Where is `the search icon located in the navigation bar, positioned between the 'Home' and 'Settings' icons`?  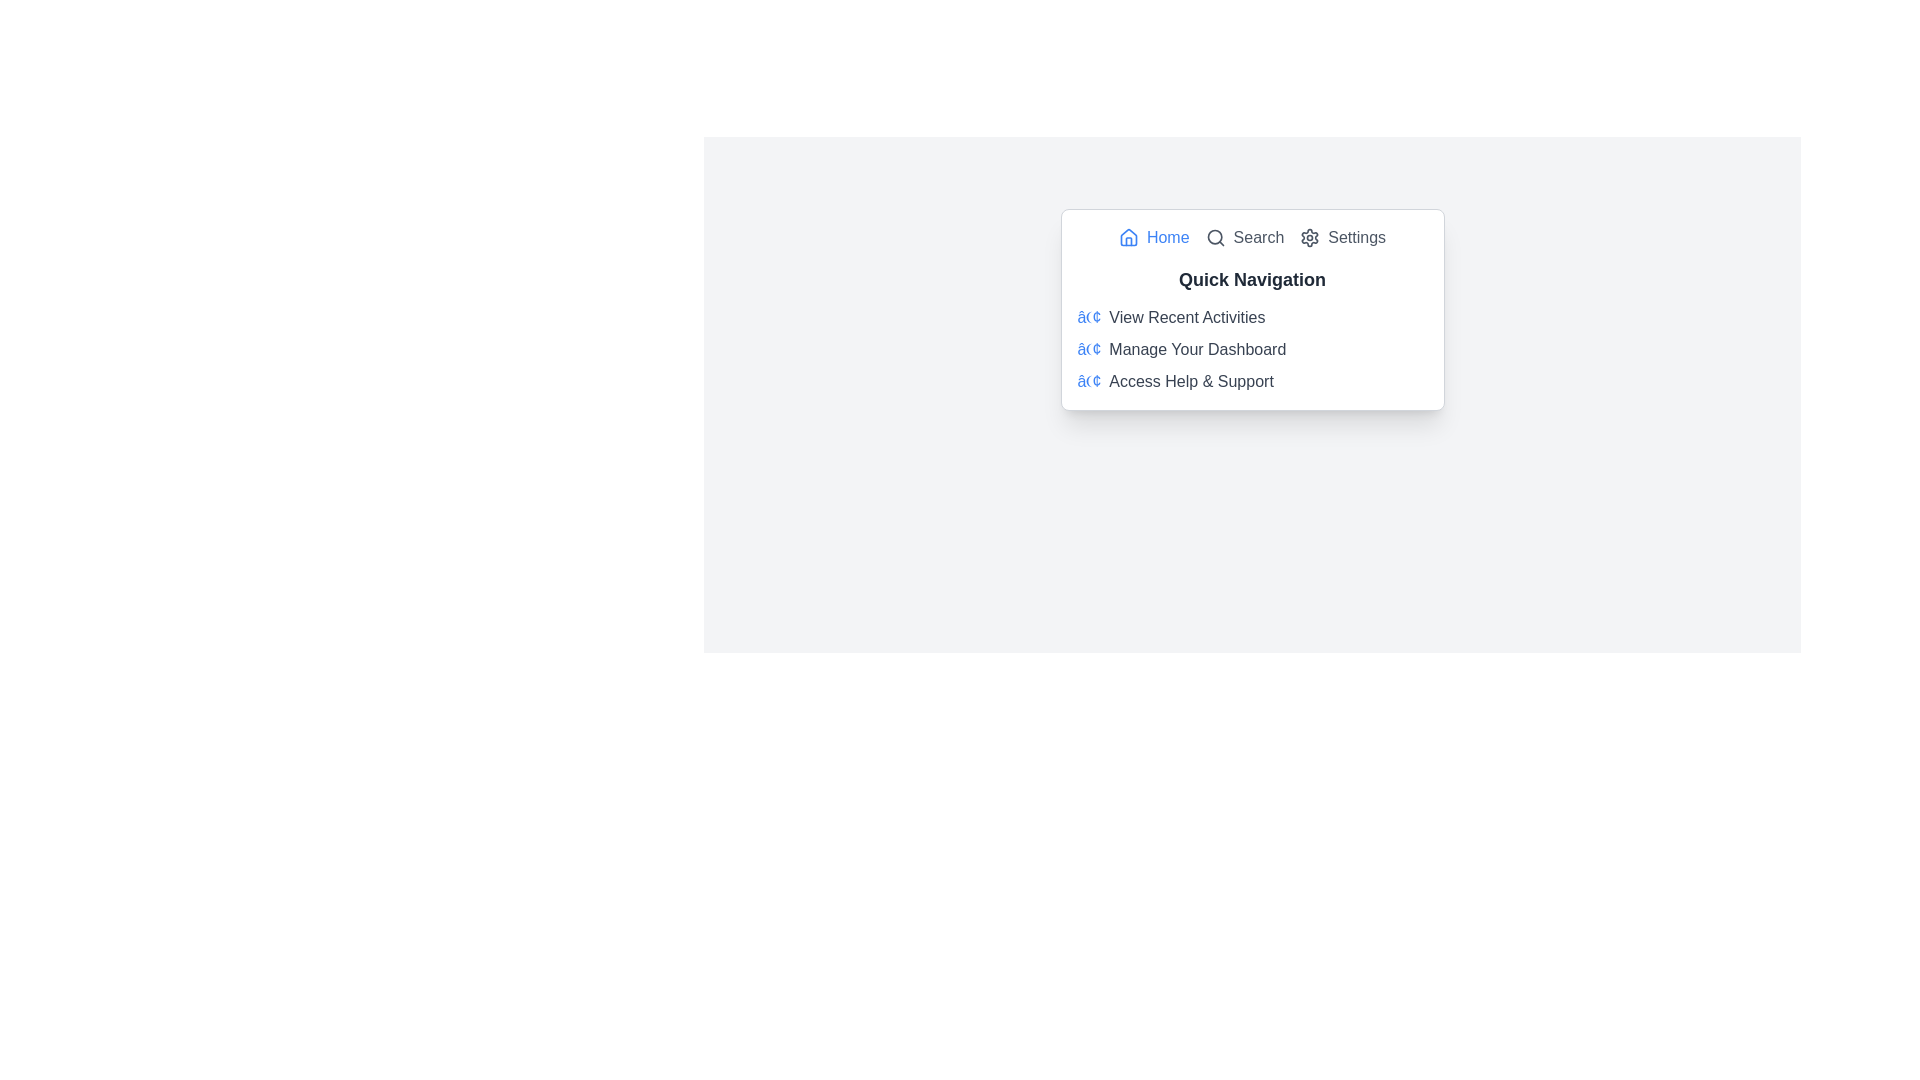 the search icon located in the navigation bar, positioned between the 'Home' and 'Settings' icons is located at coordinates (1214, 237).